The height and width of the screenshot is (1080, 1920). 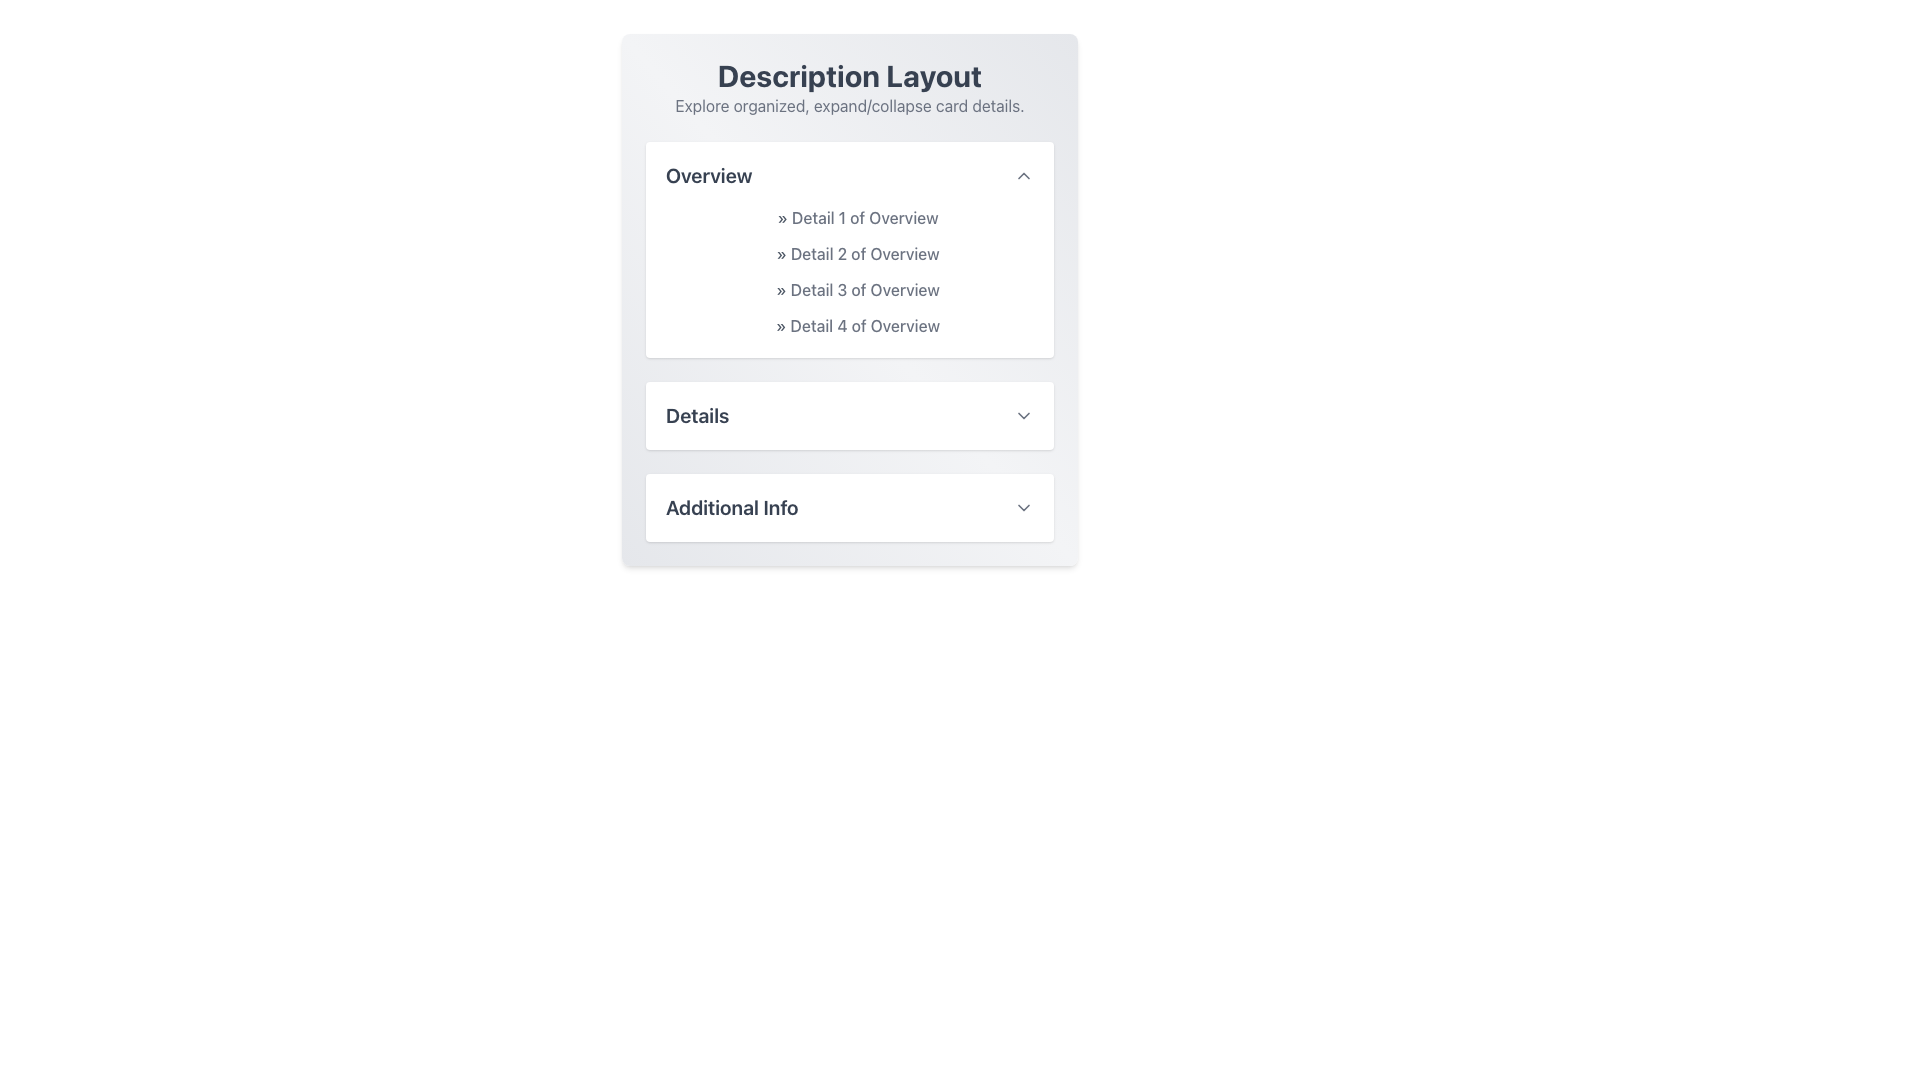 What do you see at coordinates (849, 289) in the screenshot?
I see `the third list item in the 'Overview' section, which describes a specific detail and is positioned between 'Detail 2 of Overview' and 'Detail 4 of Overview'` at bounding box center [849, 289].